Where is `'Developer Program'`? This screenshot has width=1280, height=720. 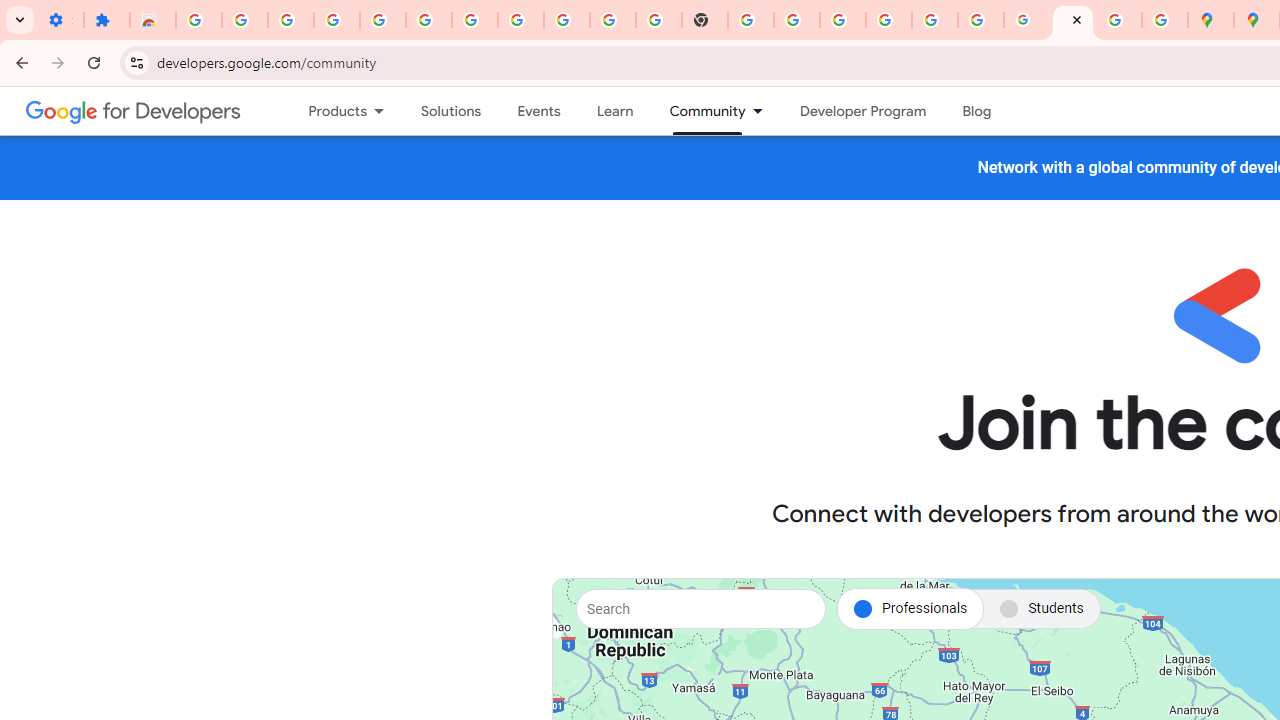
'Developer Program' is located at coordinates (862, 111).